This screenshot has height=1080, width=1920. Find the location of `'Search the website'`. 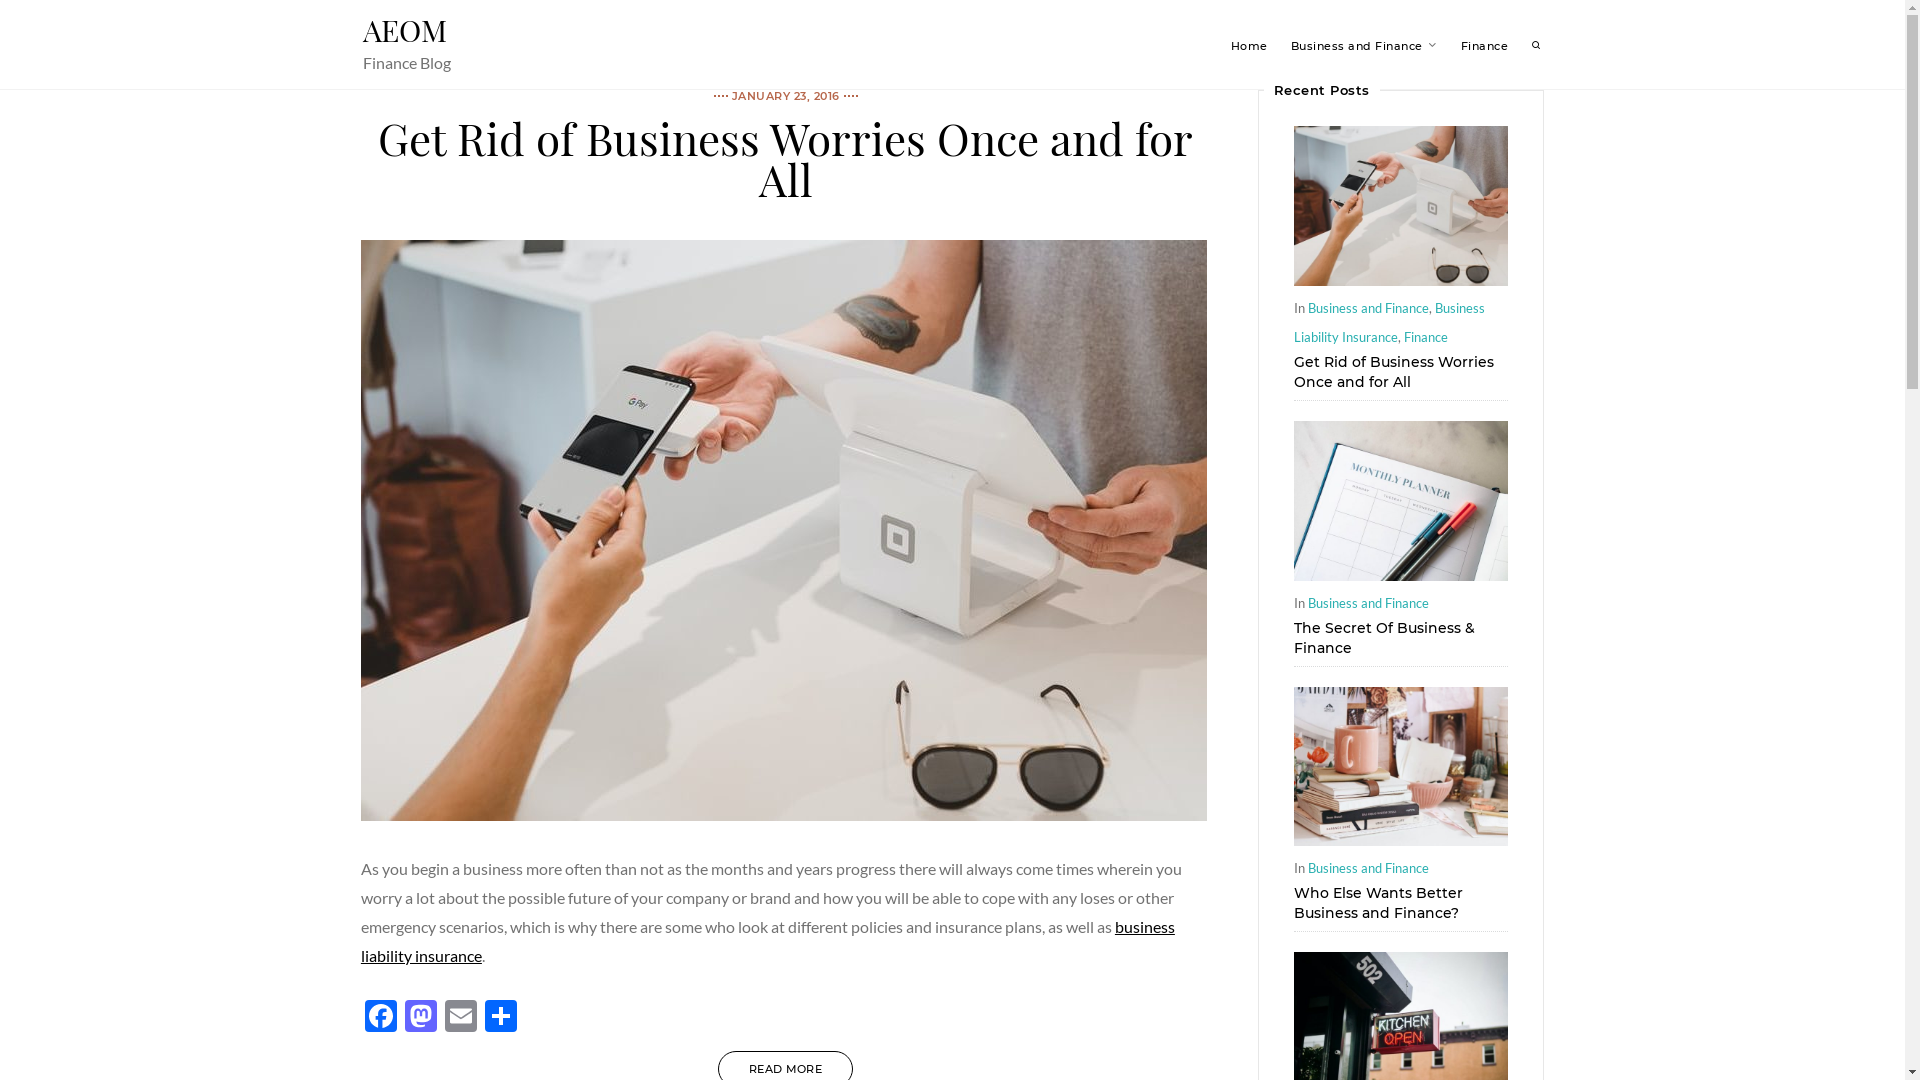

'Search the website' is located at coordinates (1535, 45).